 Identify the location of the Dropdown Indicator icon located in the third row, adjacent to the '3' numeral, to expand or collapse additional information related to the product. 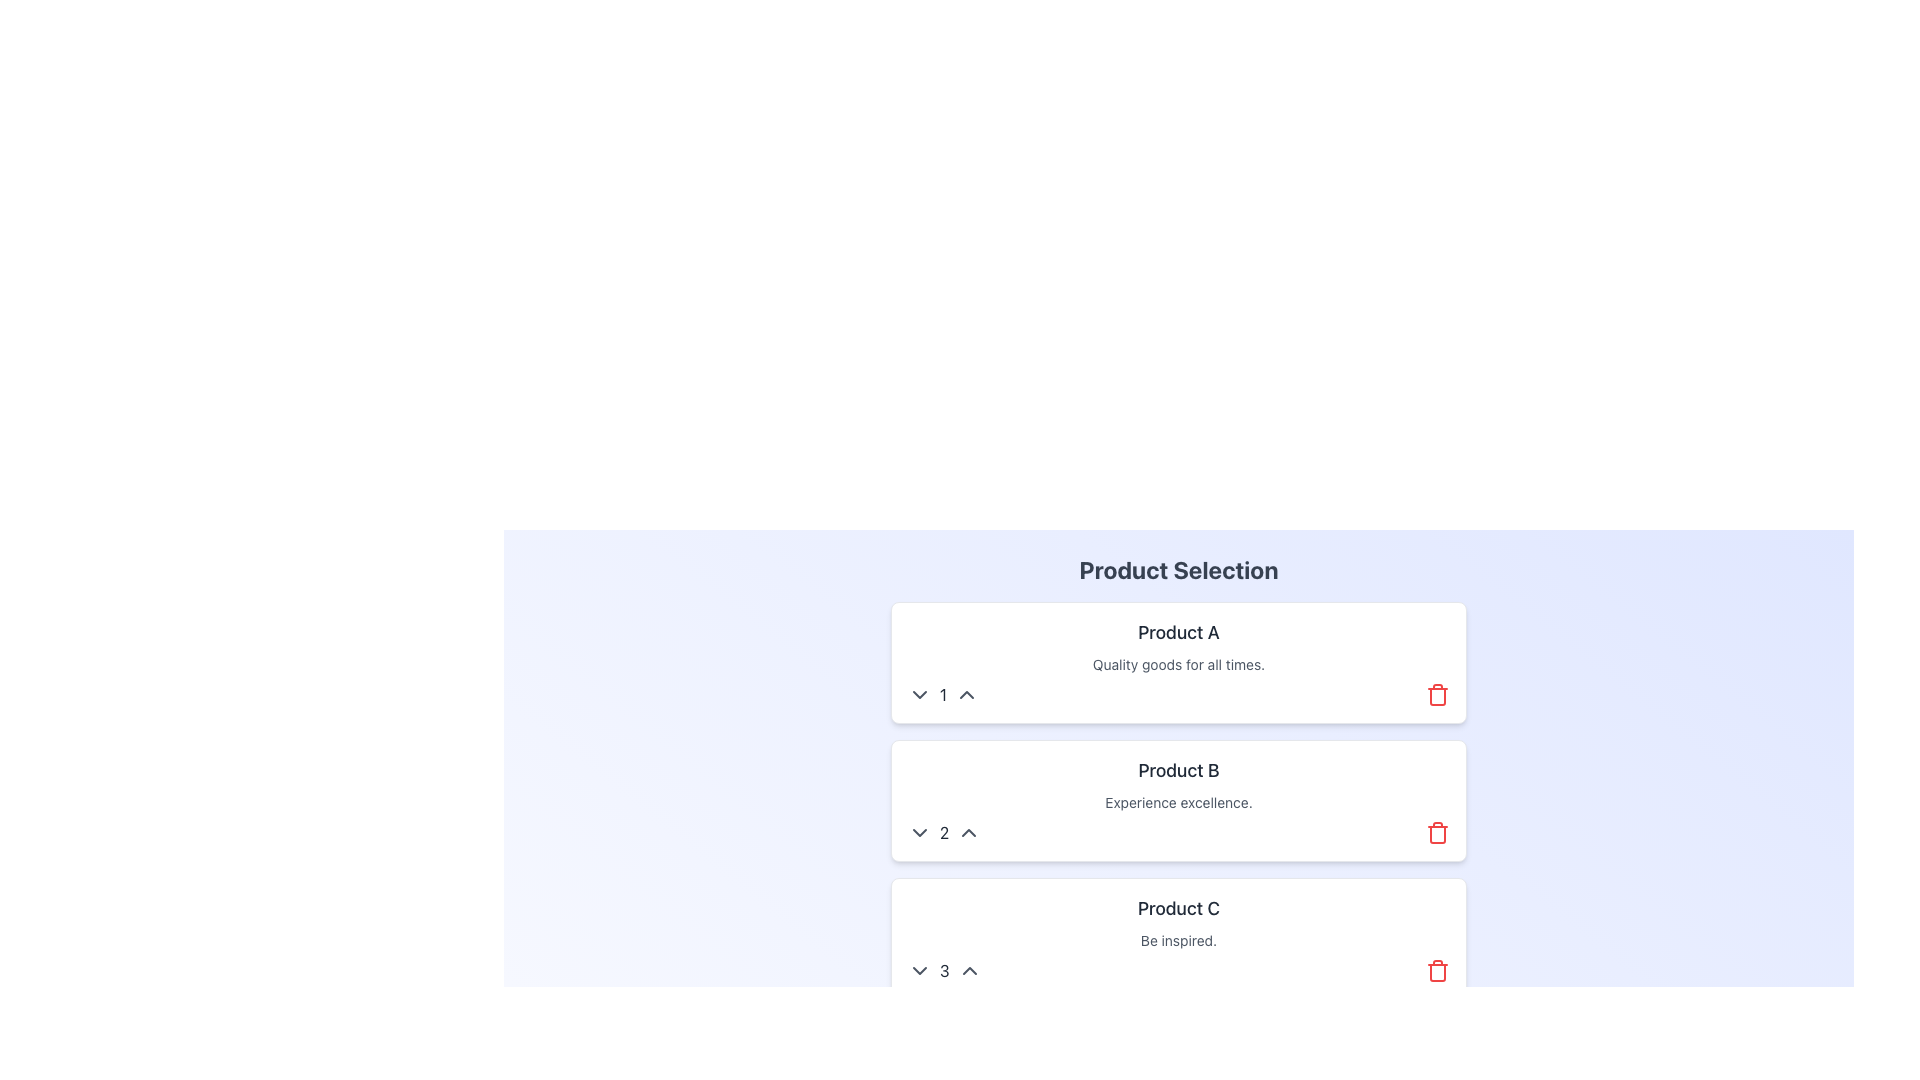
(919, 970).